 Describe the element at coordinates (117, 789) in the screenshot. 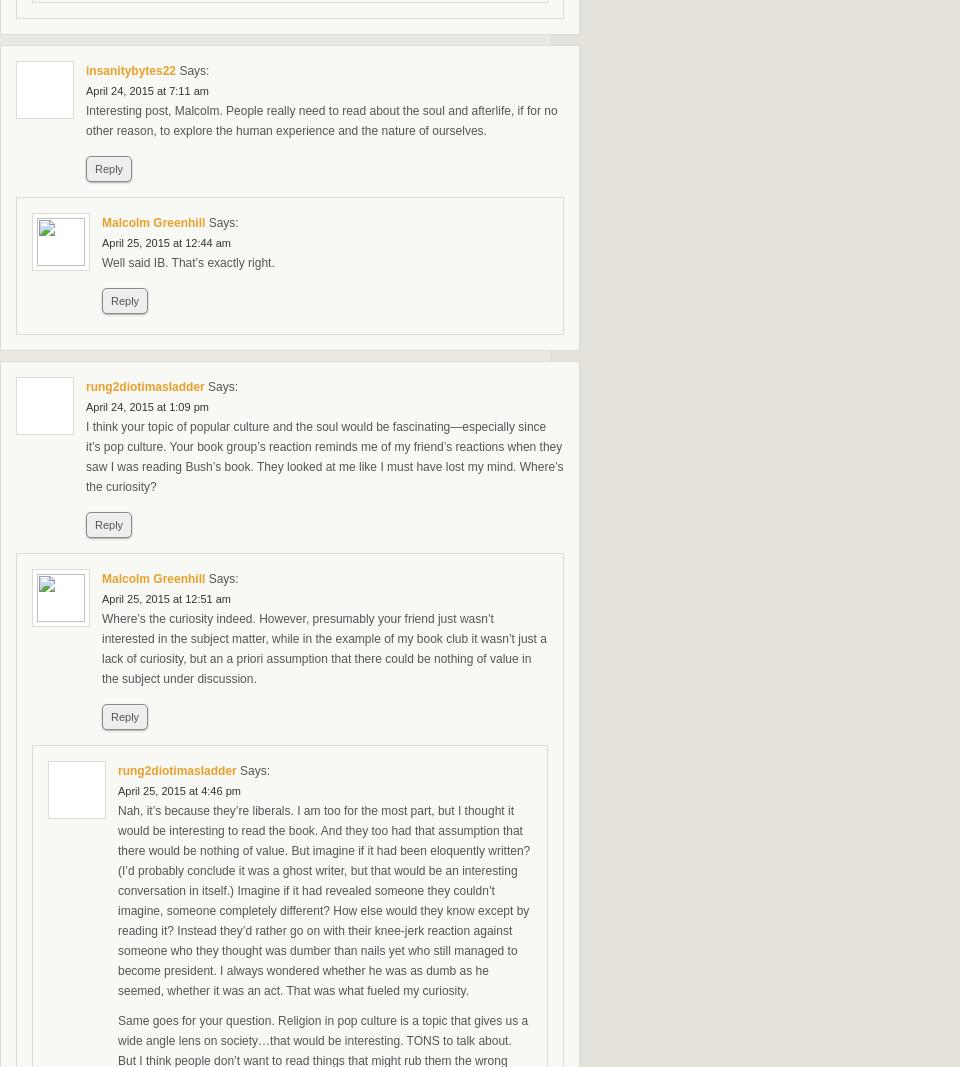

I see `'April 25, 2015 at 4:46 pm'` at that location.